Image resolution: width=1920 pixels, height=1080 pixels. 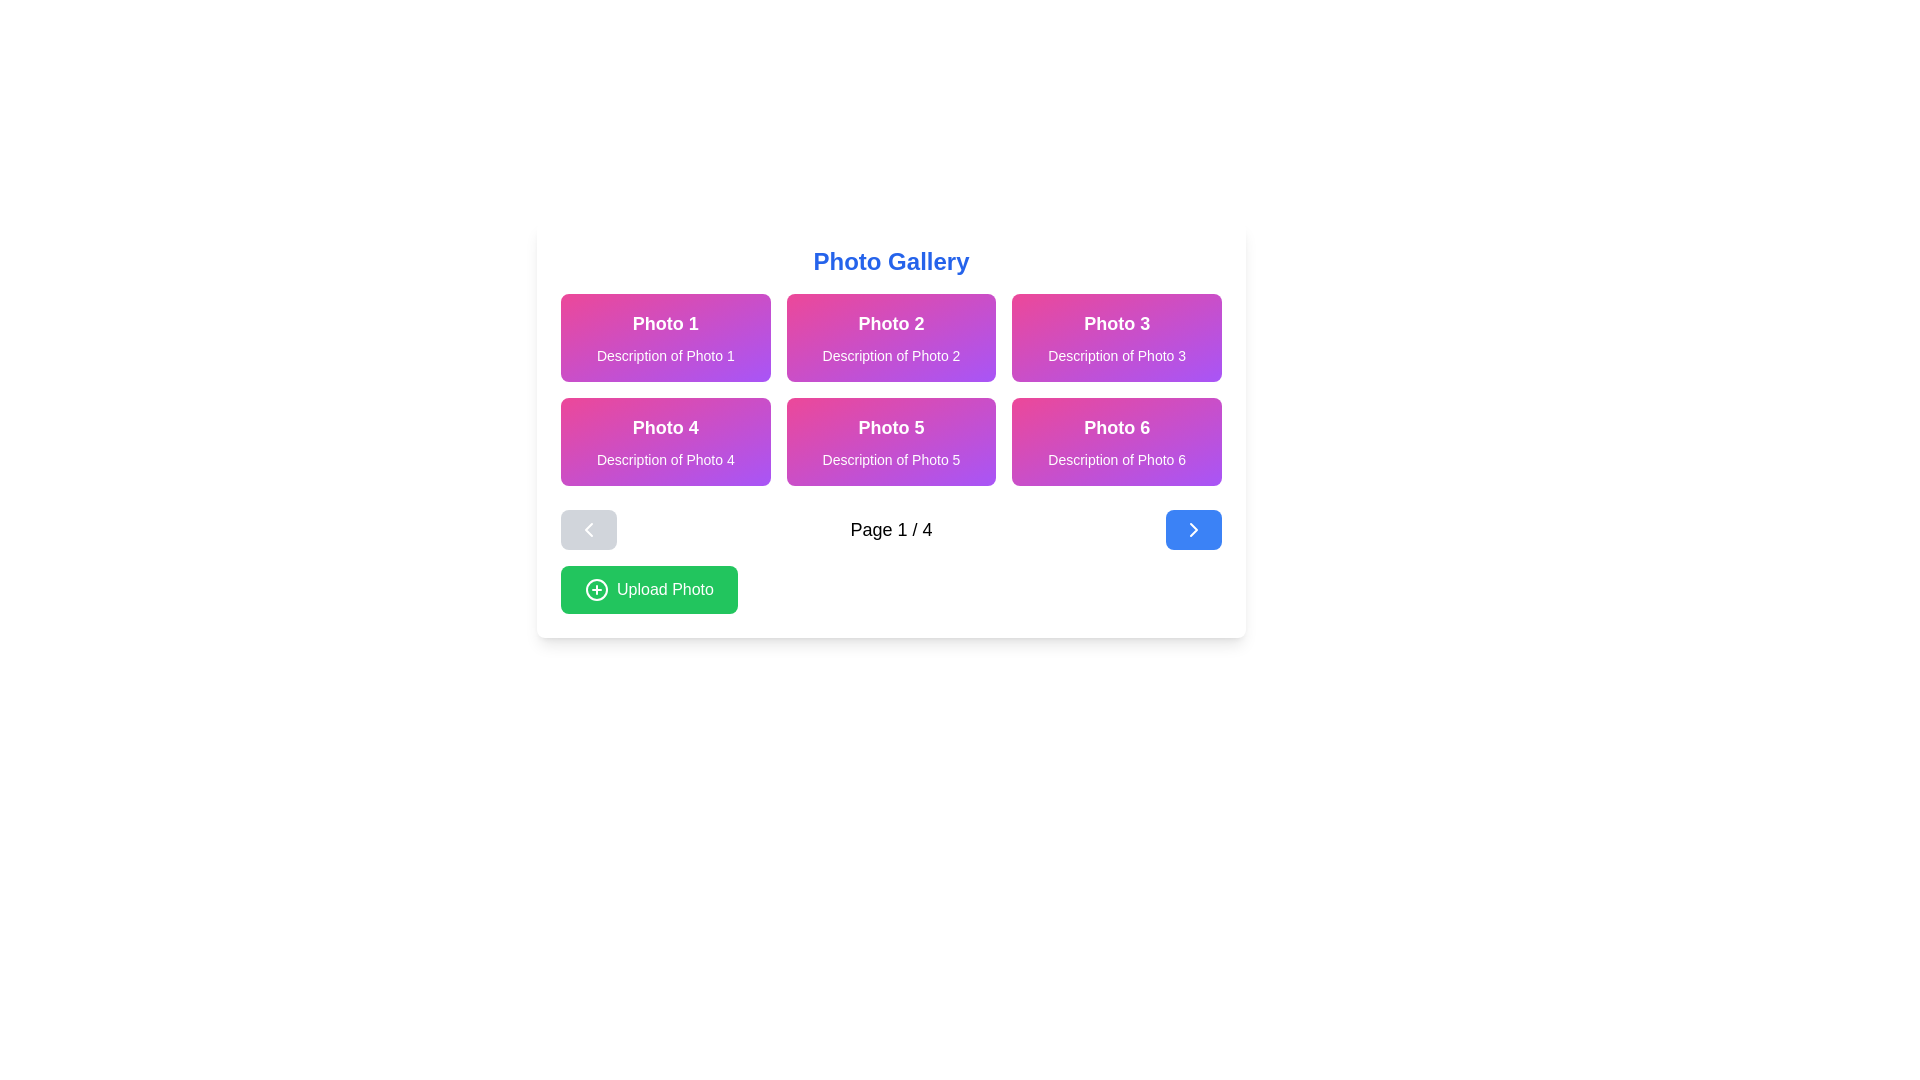 I want to click on the first static information card in the first column of the first row within the 3x2 grid layout, so click(x=665, y=337).